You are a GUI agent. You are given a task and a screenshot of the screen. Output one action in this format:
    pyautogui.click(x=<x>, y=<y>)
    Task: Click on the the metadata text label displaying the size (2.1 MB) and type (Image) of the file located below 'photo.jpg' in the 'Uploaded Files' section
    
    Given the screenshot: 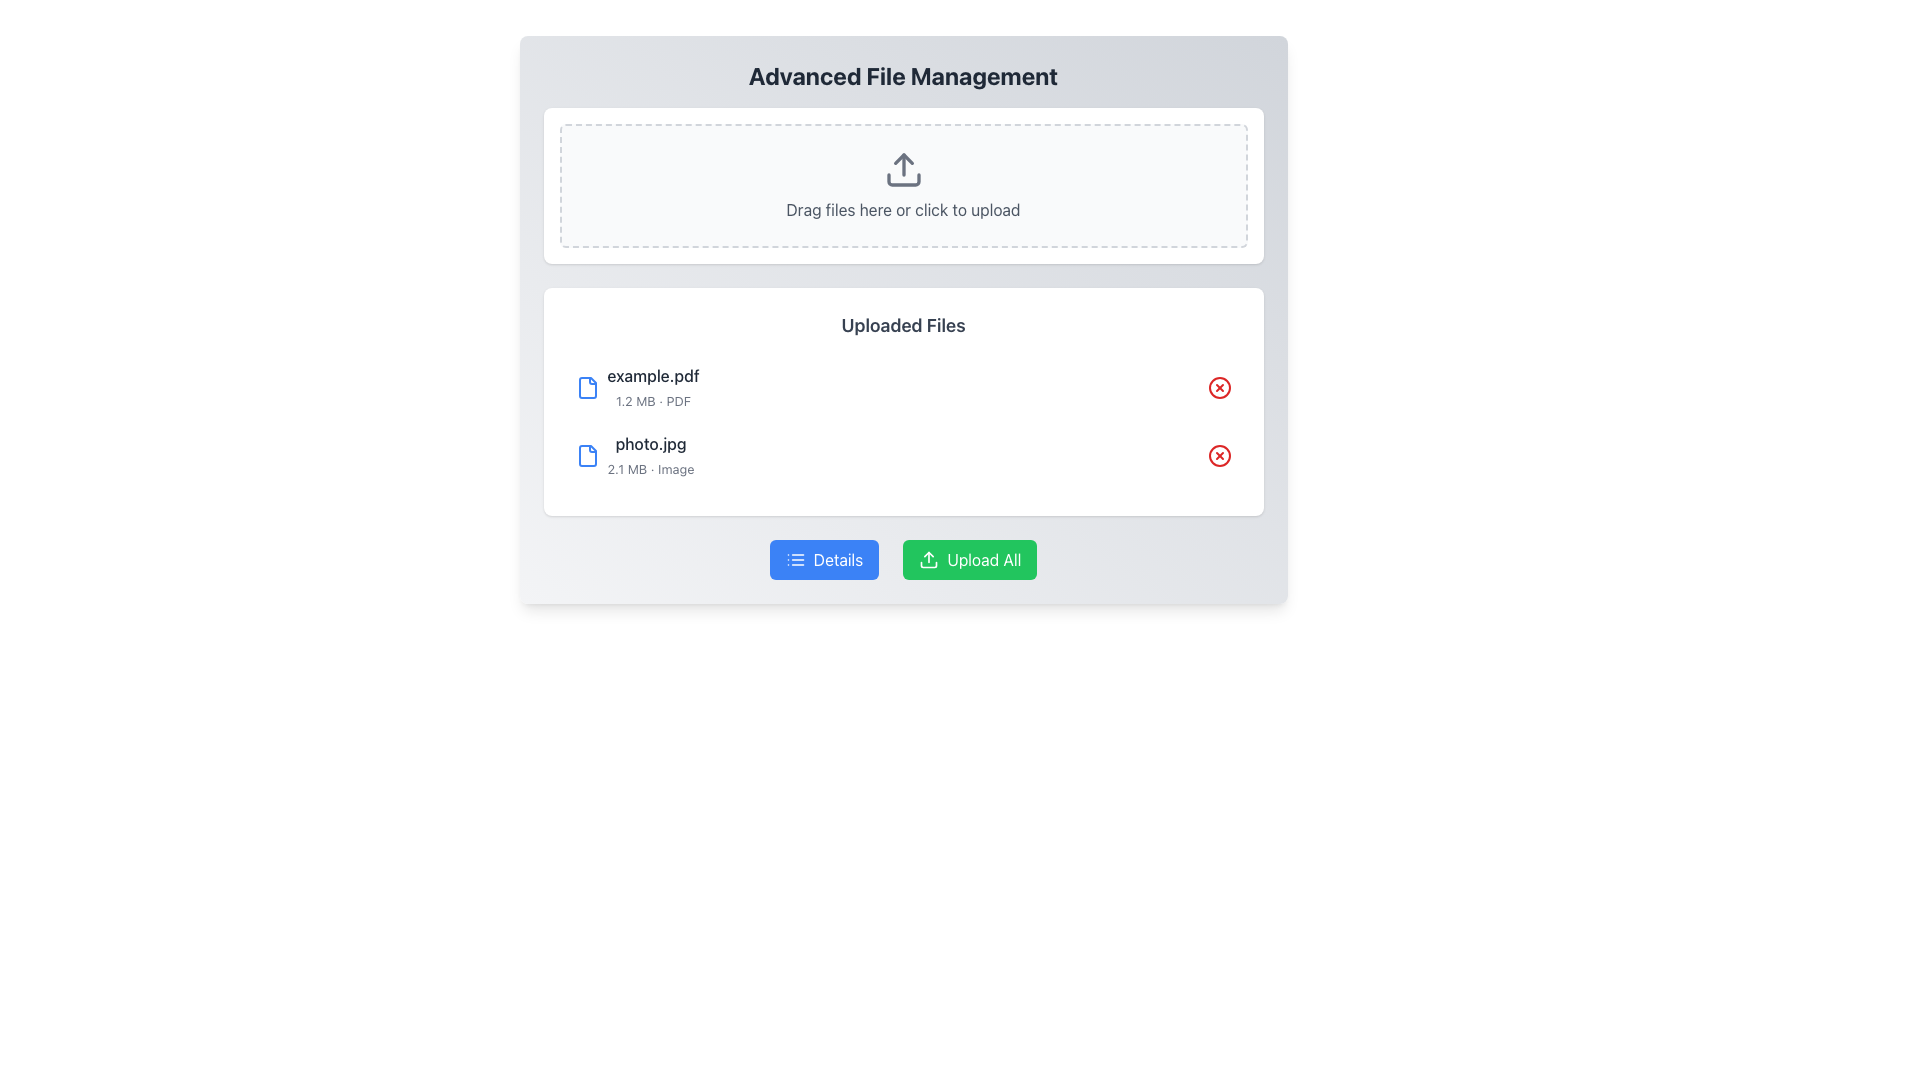 What is the action you would take?
    pyautogui.click(x=651, y=469)
    